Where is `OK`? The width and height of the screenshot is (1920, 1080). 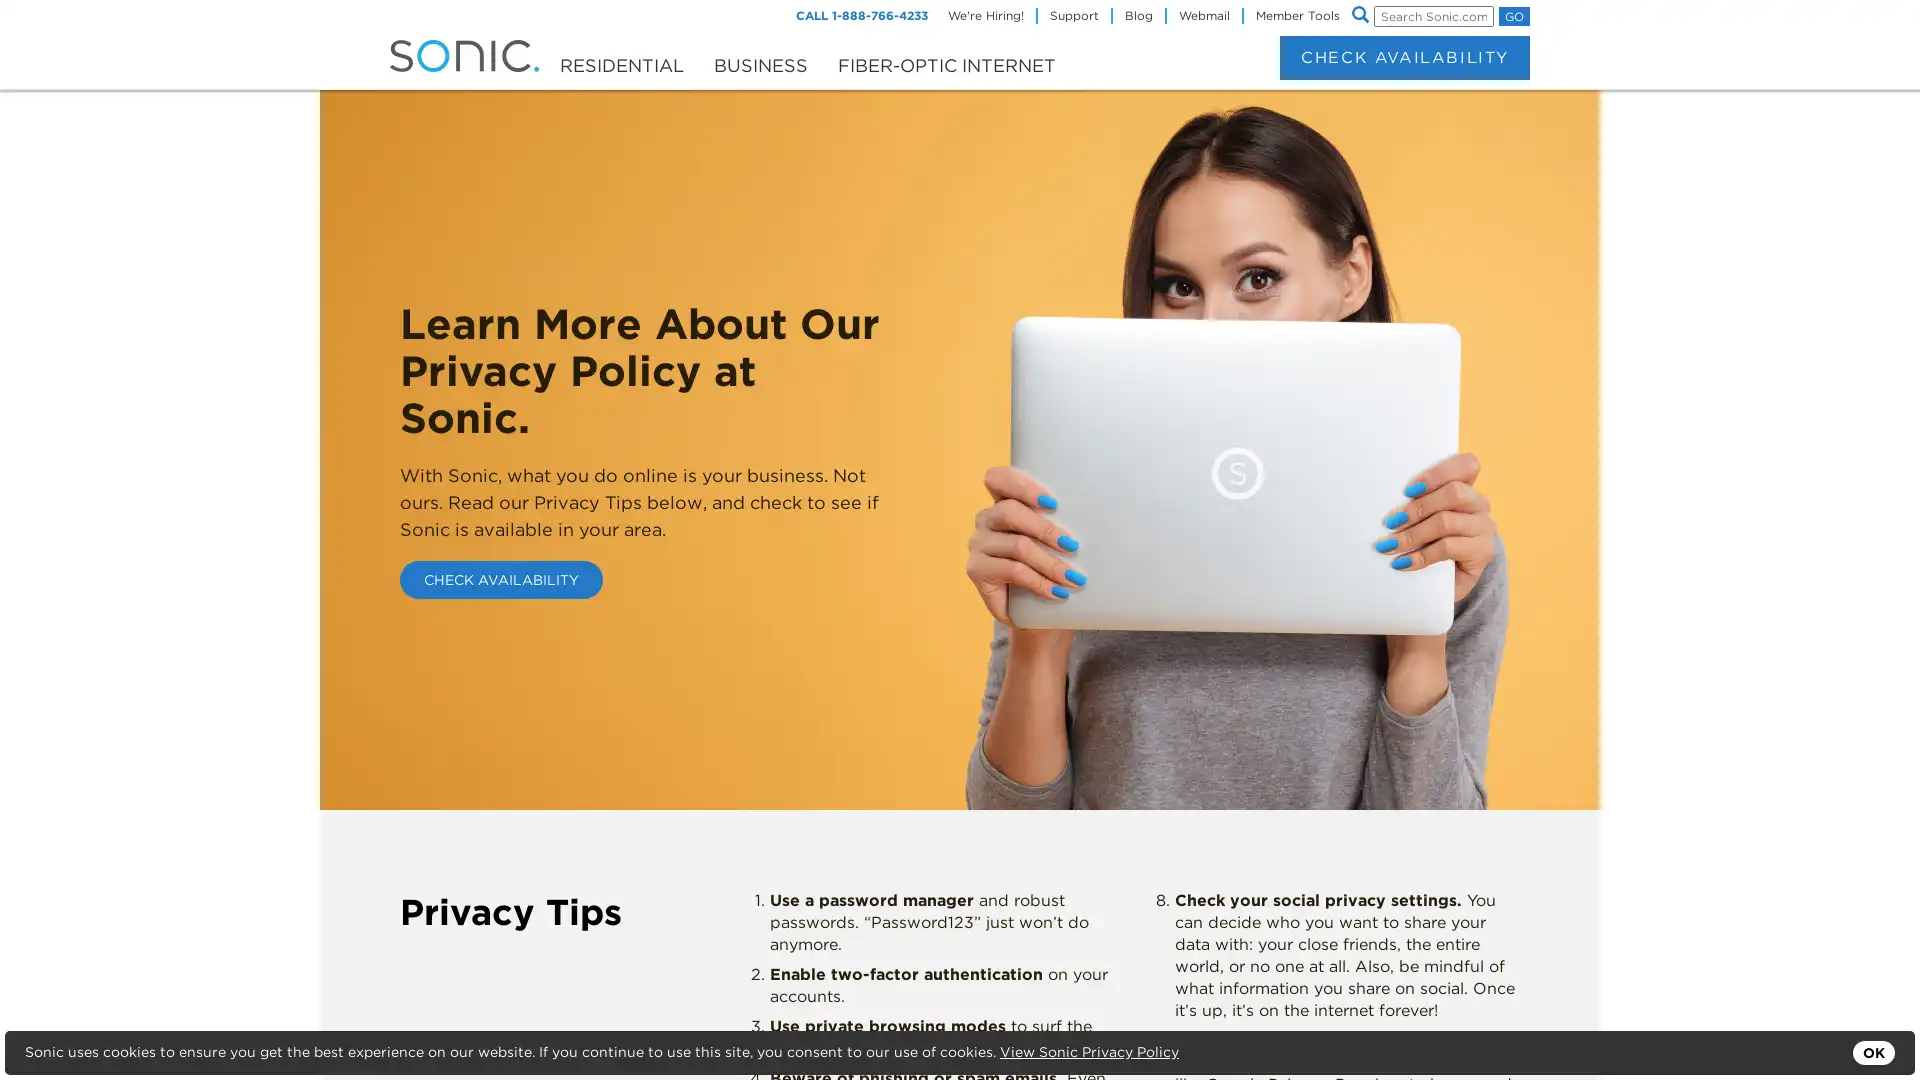
OK is located at coordinates (1872, 1052).